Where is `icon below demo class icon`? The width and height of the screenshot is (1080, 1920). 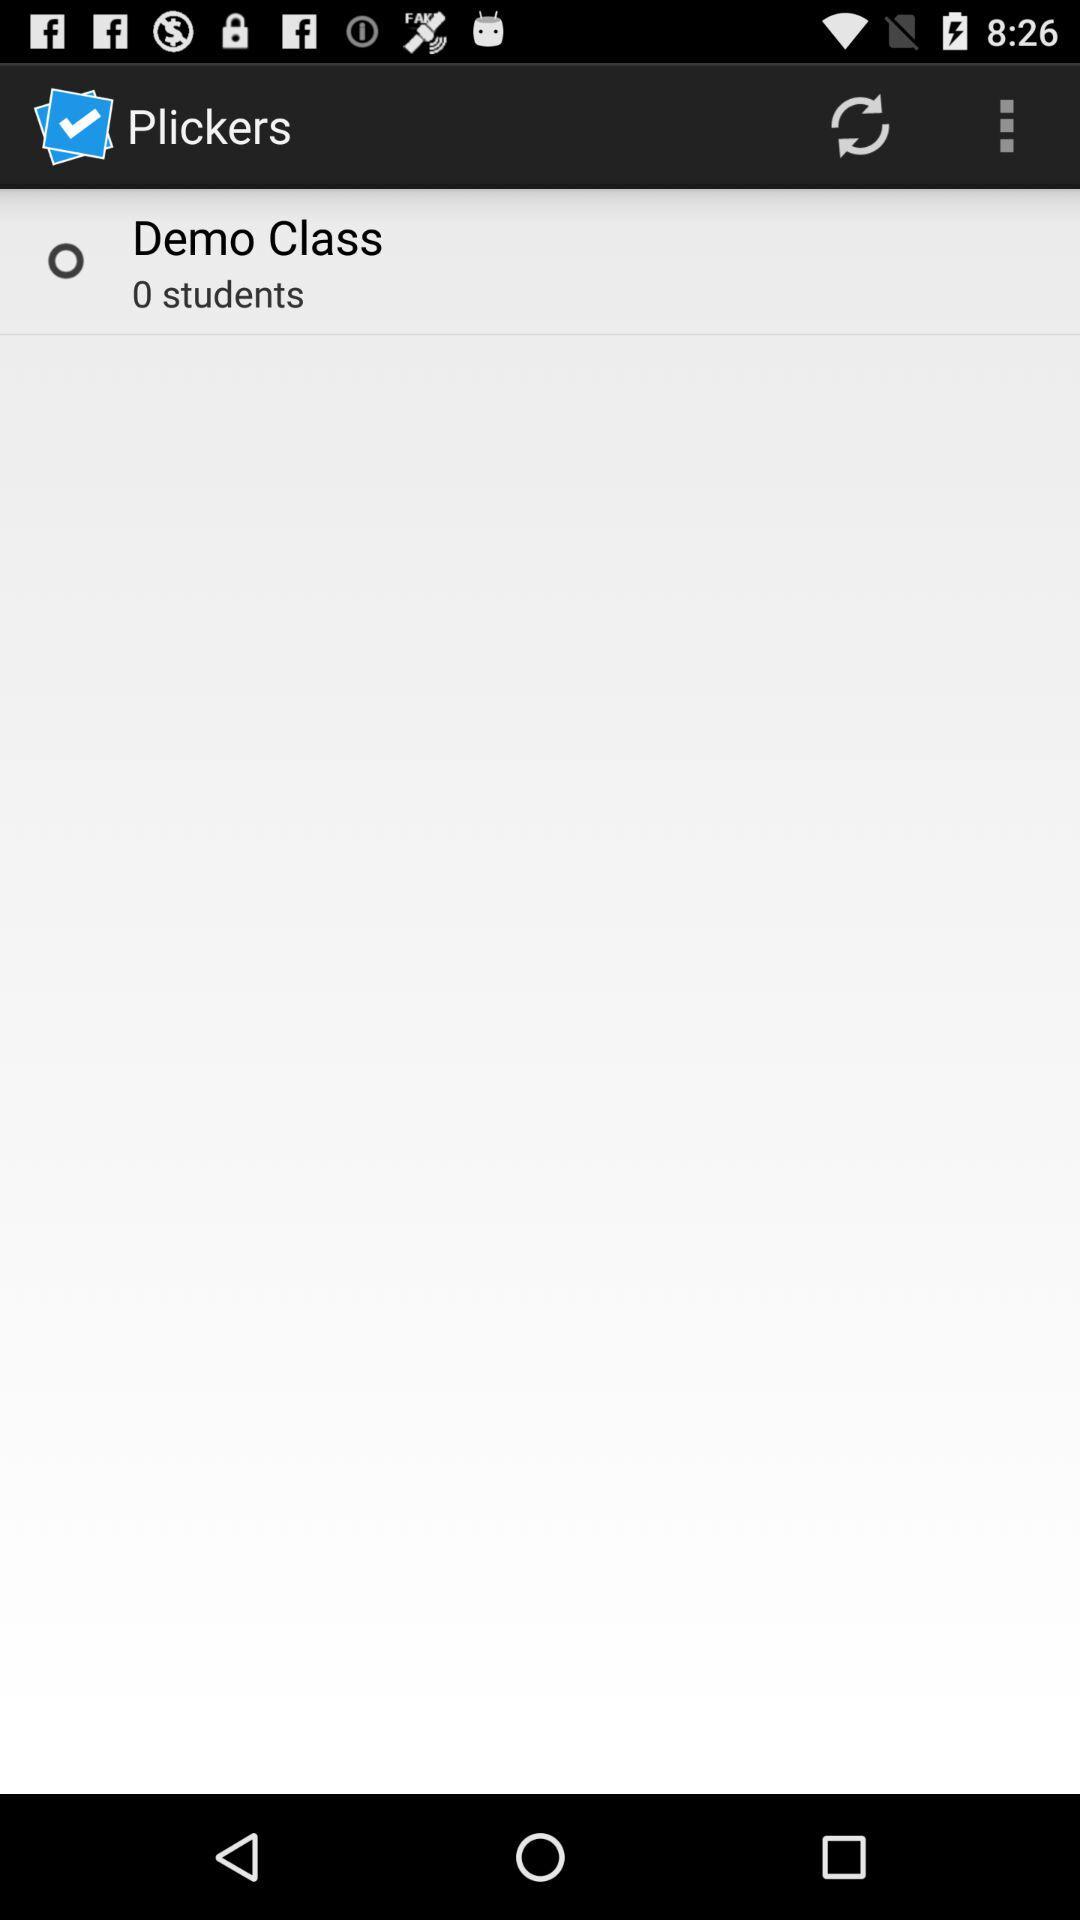 icon below demo class icon is located at coordinates (218, 292).